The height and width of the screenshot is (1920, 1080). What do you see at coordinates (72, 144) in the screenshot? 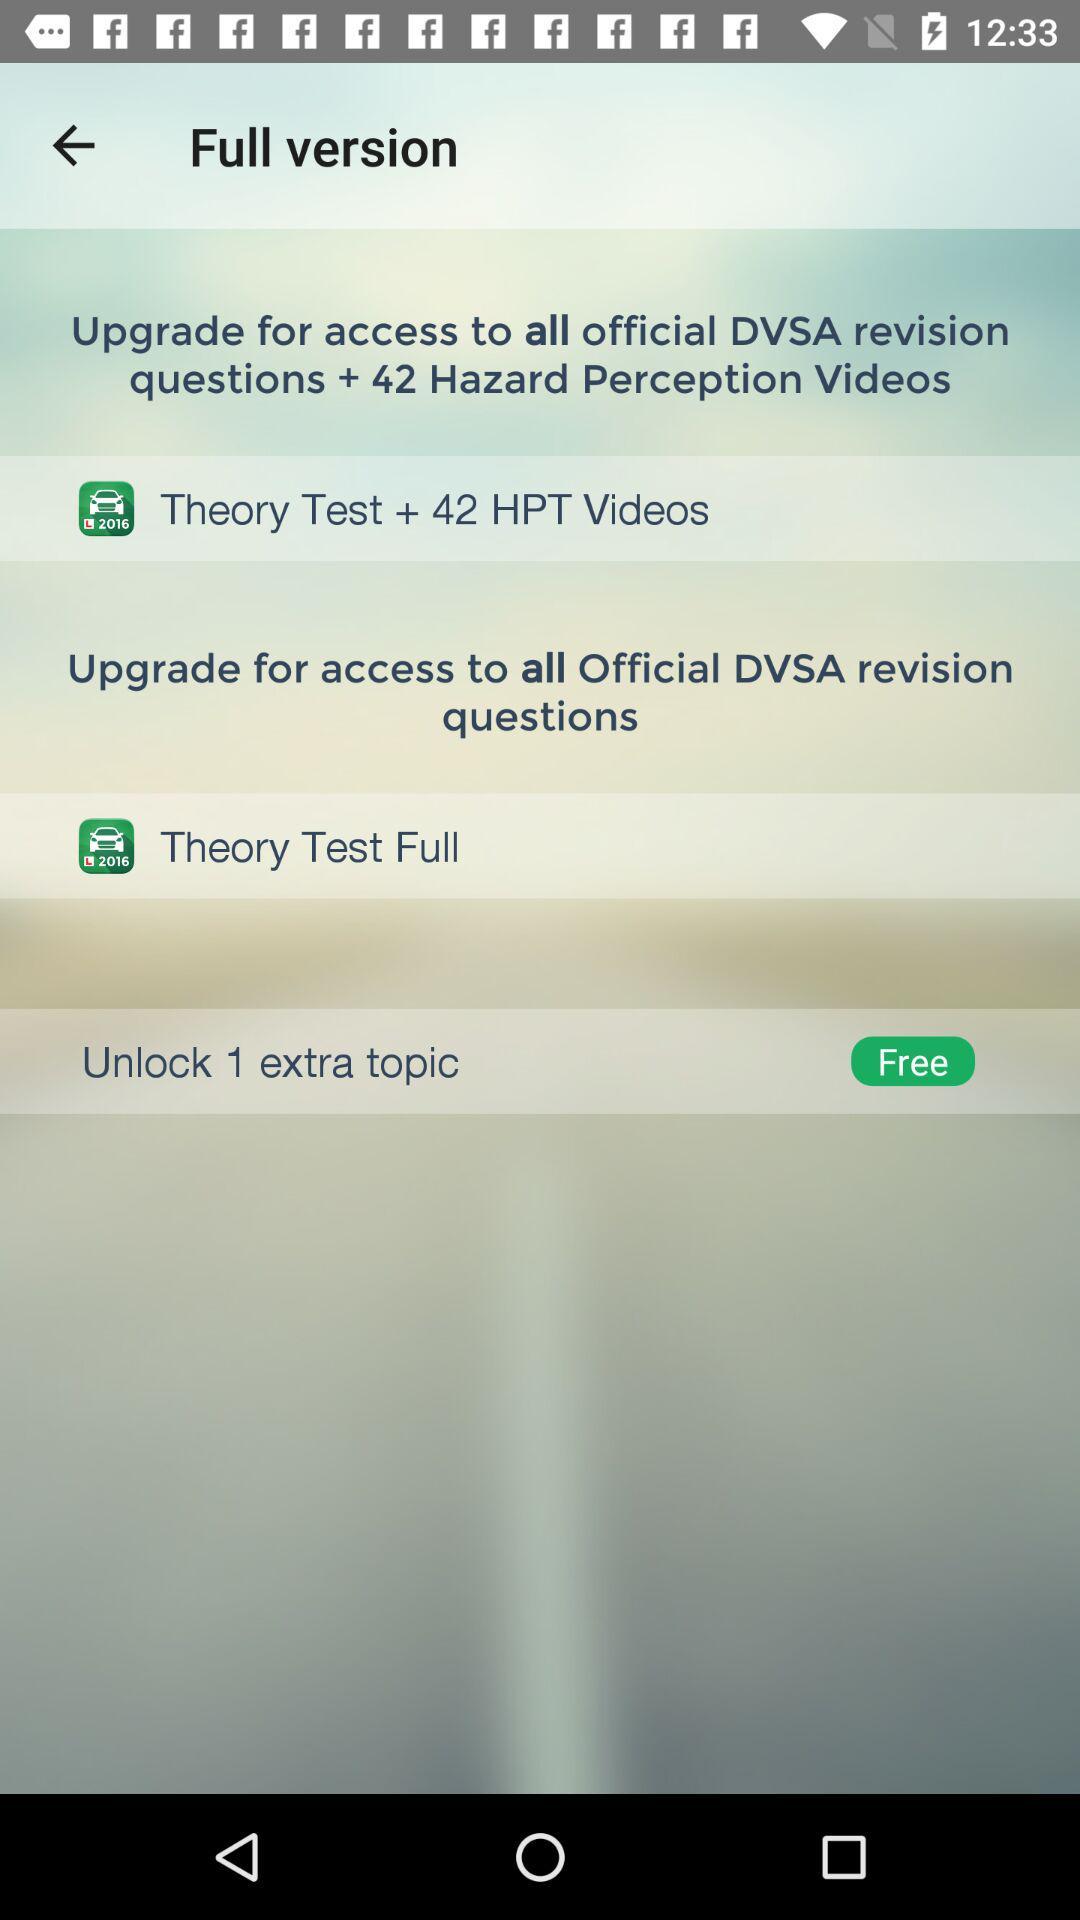
I see `the item to the left of full version` at bounding box center [72, 144].